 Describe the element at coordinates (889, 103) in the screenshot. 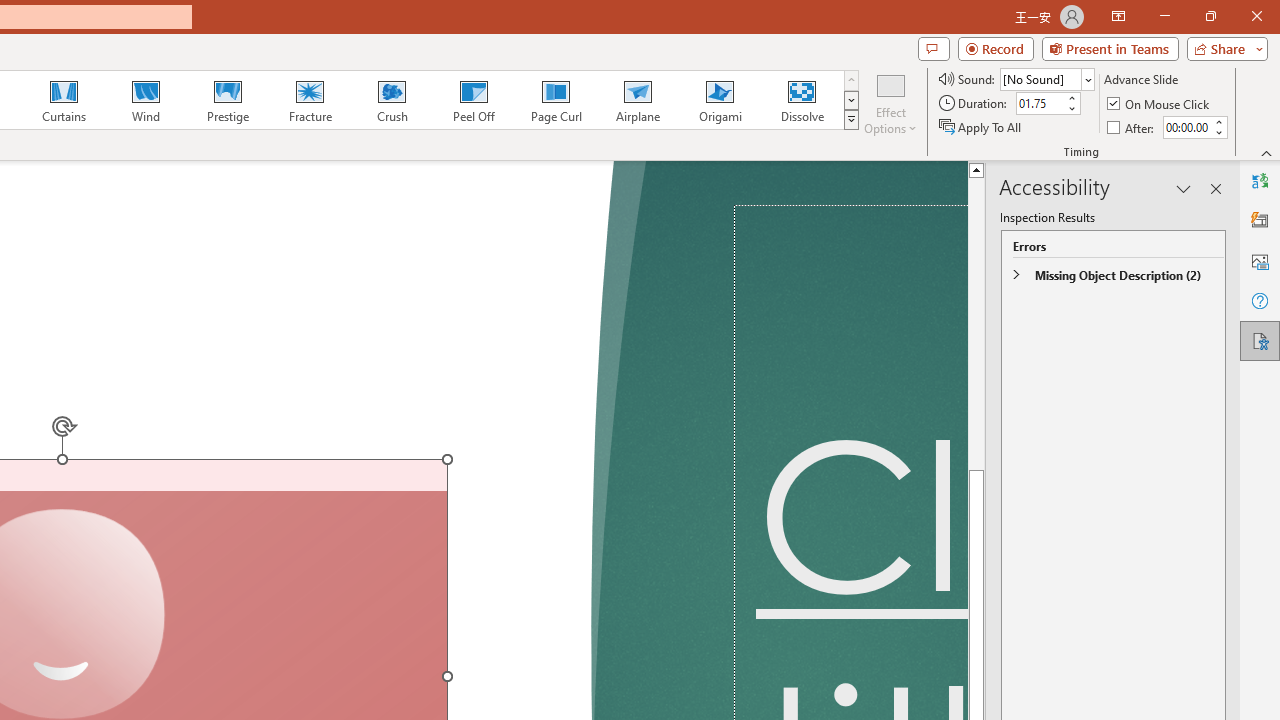

I see `'Effect Options'` at that location.